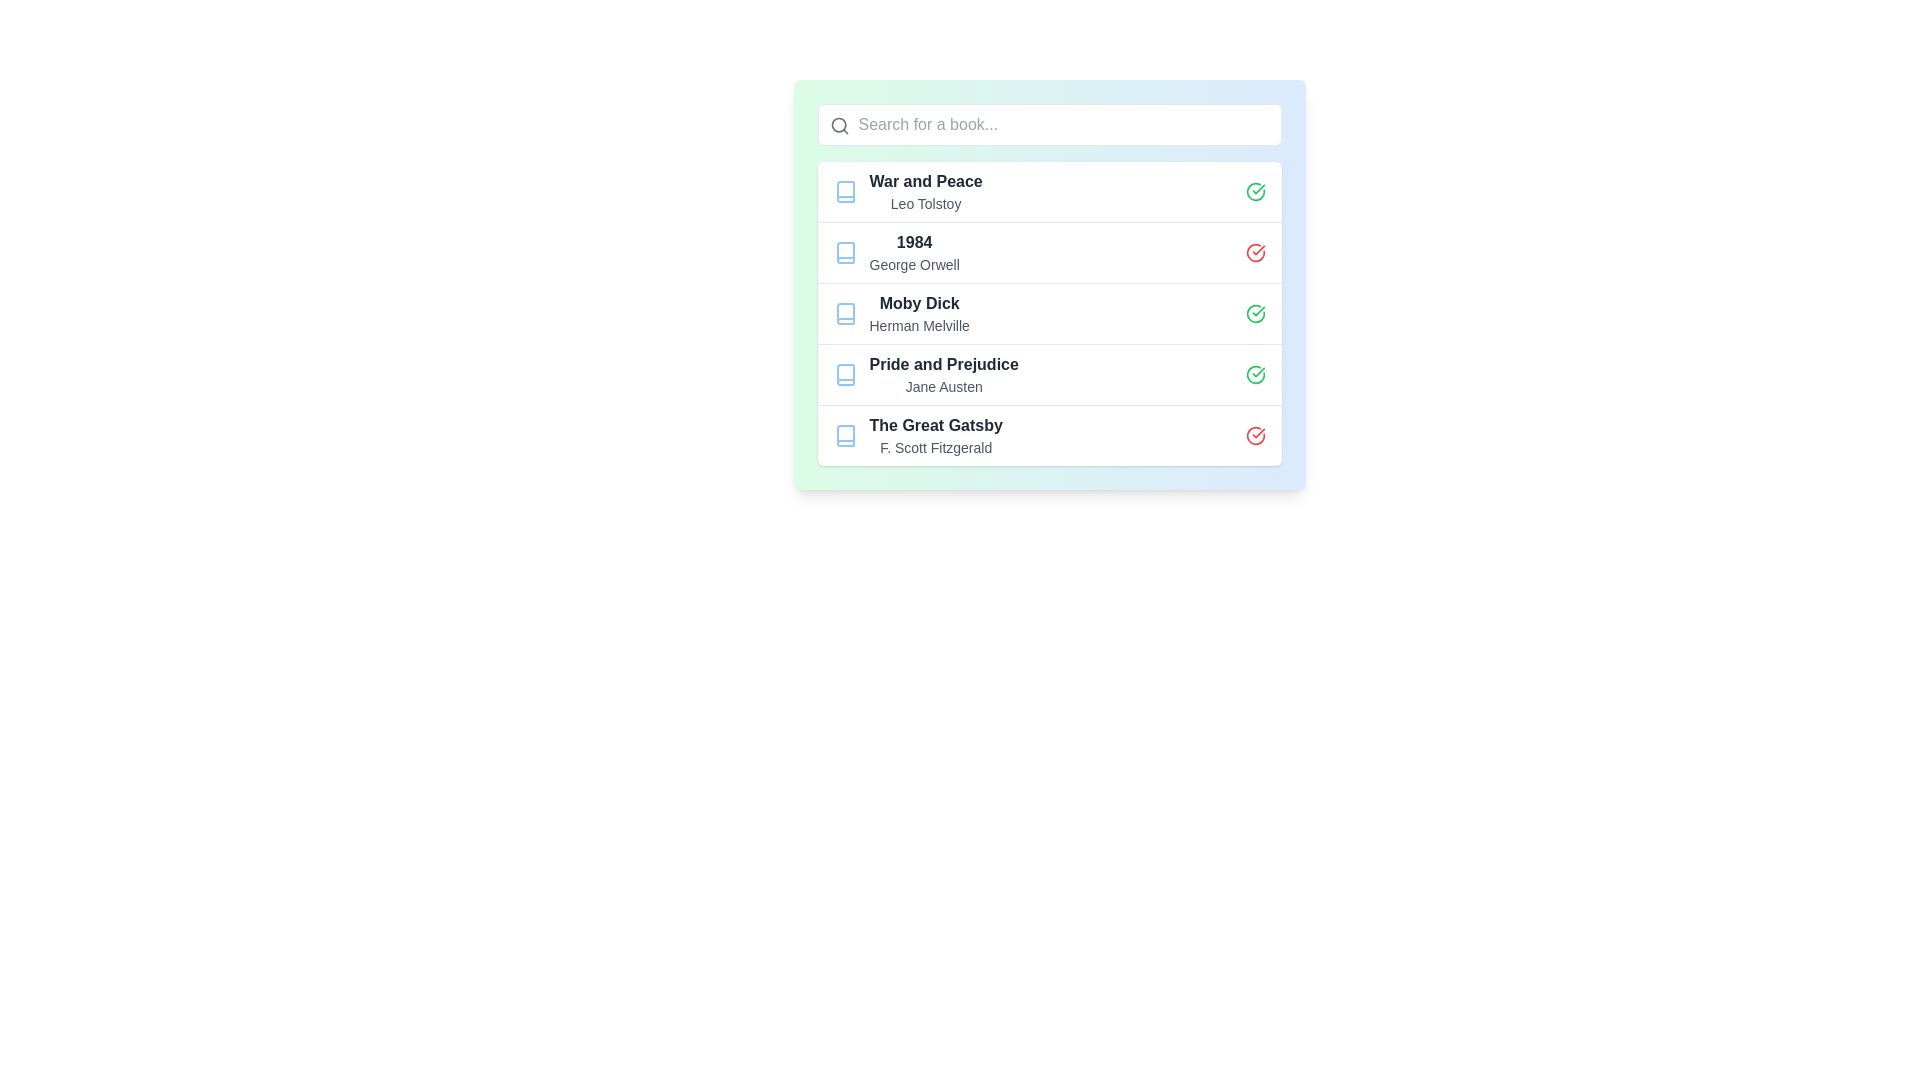 Image resolution: width=1920 pixels, height=1080 pixels. Describe the element at coordinates (1254, 434) in the screenshot. I see `the circular checkmark icon on the far right of the row labeled 'The Great Gatsby' authored by 'F. Scott Fitzgerald' to interact with it` at that location.